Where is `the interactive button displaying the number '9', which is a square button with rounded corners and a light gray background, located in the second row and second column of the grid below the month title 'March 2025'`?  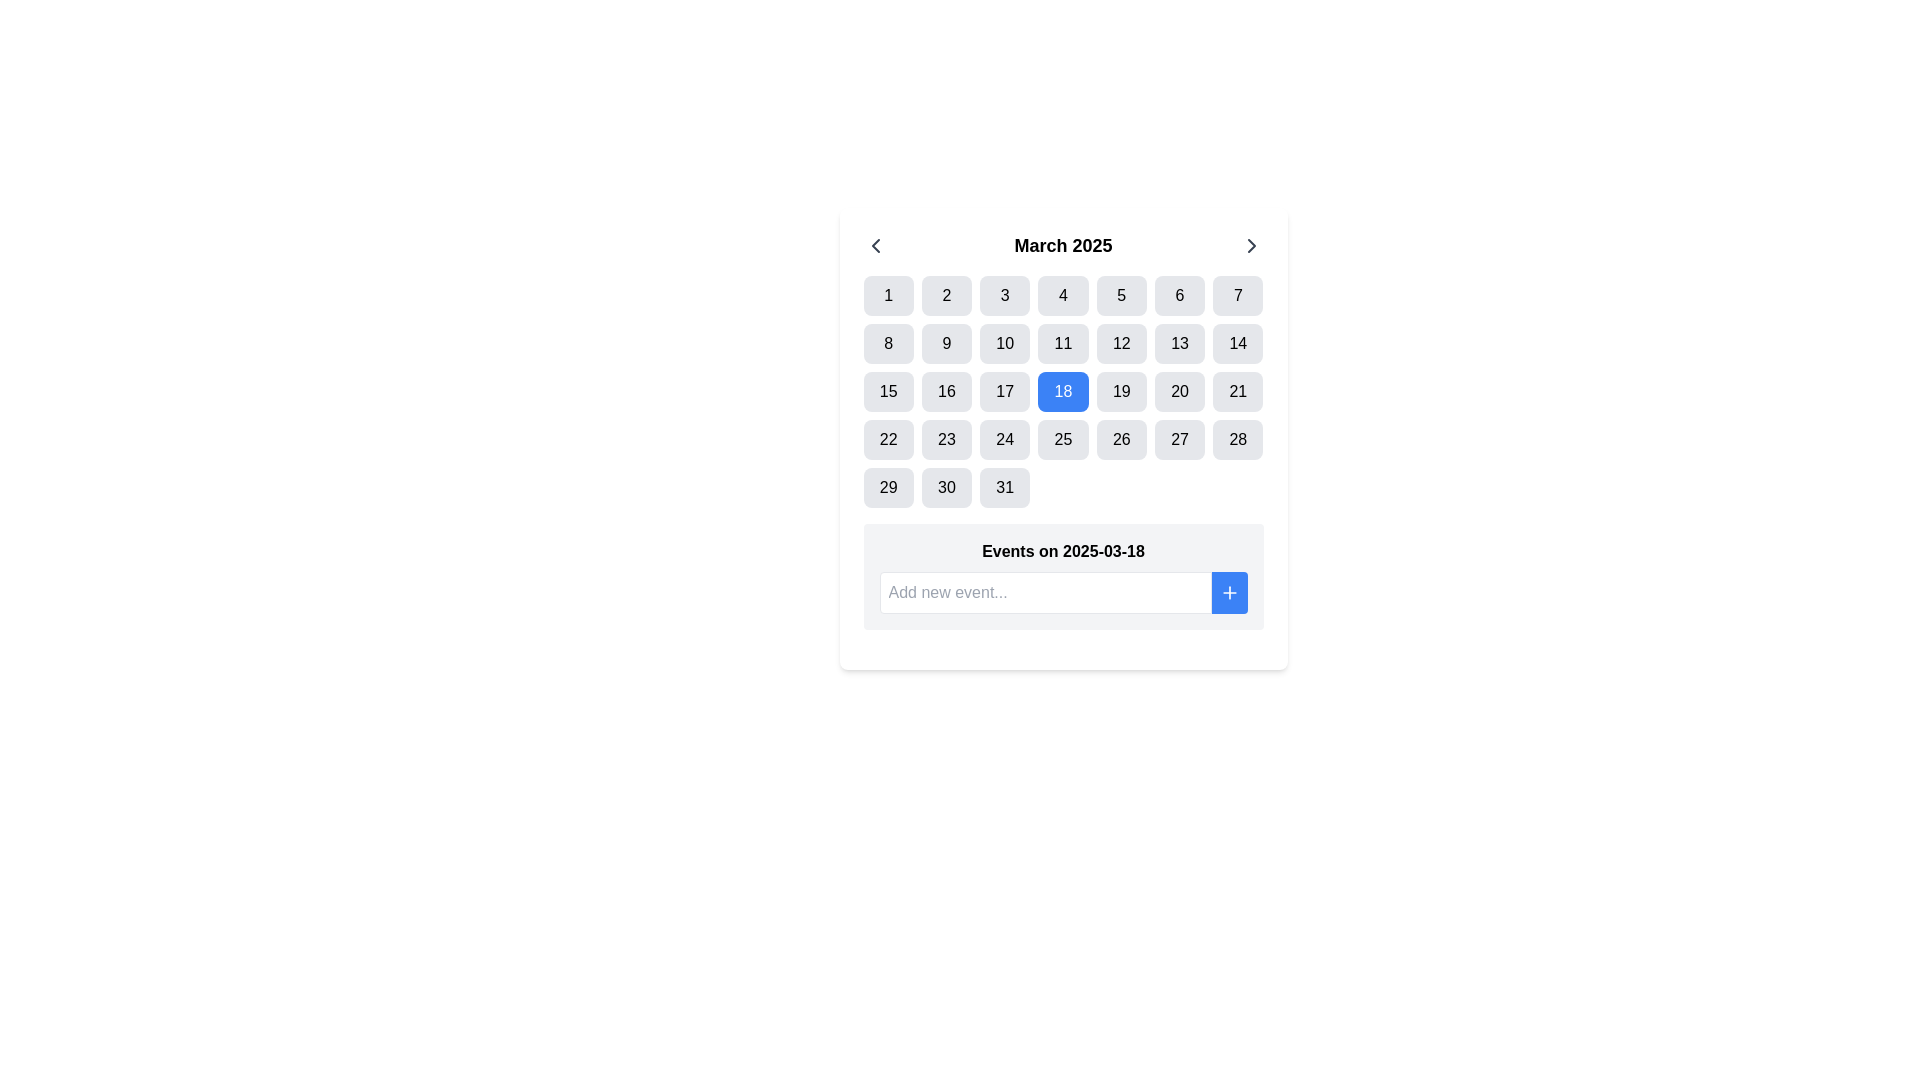 the interactive button displaying the number '9', which is a square button with rounded corners and a light gray background, located in the second row and second column of the grid below the month title 'March 2025' is located at coordinates (945, 342).